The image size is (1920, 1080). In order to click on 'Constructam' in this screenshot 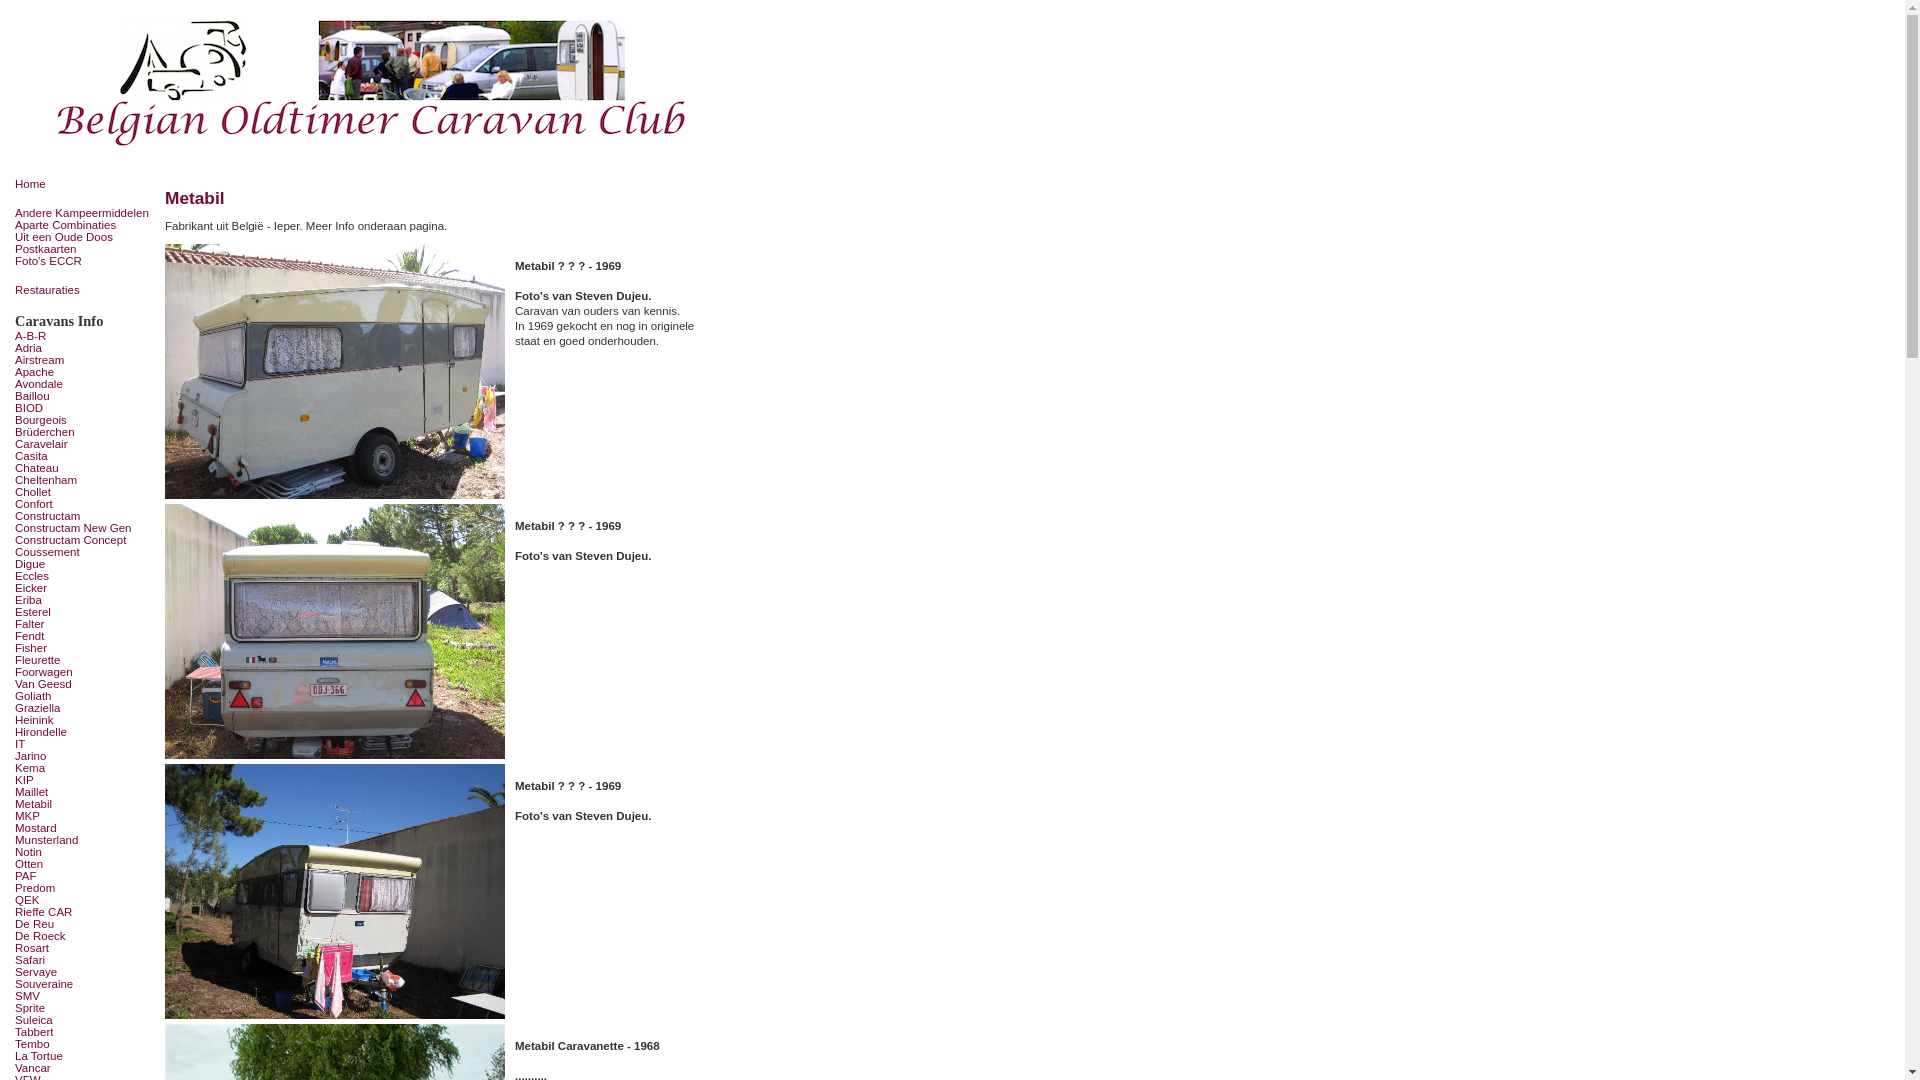, I will do `click(84, 515)`.